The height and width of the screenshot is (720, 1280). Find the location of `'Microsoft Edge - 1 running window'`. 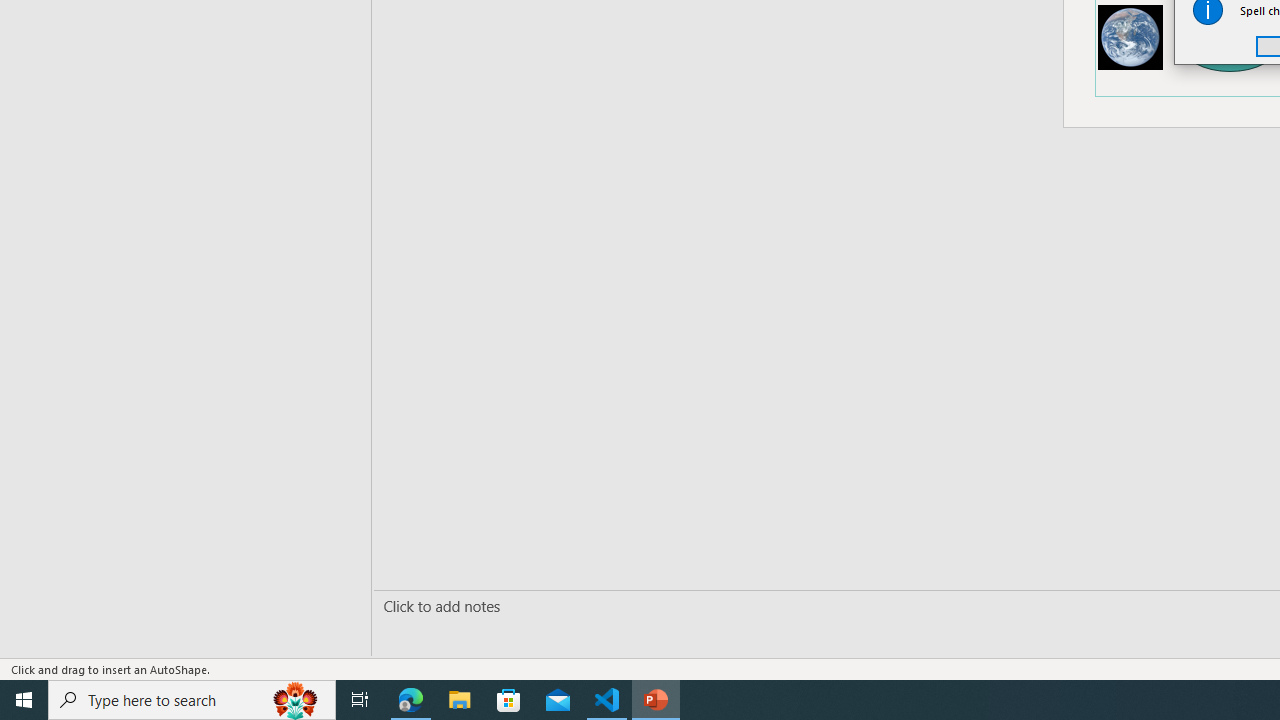

'Microsoft Edge - 1 running window' is located at coordinates (410, 698).